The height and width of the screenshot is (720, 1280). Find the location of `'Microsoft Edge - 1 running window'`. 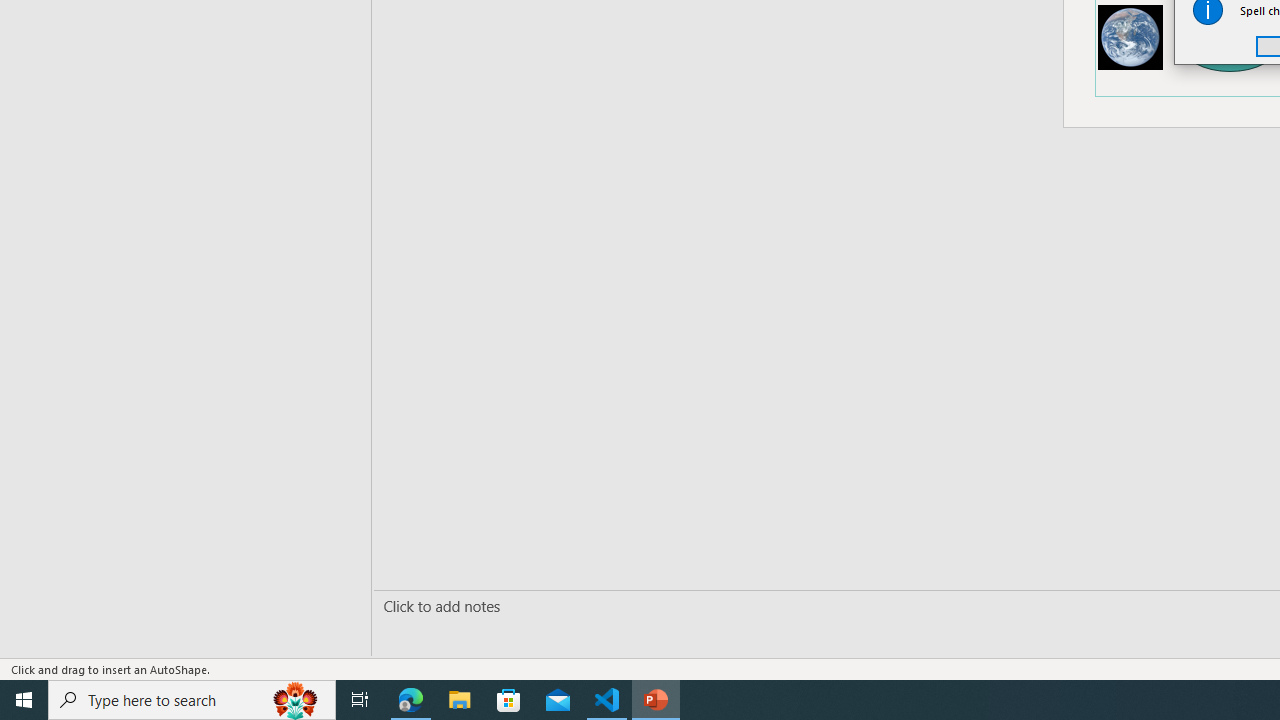

'Microsoft Edge - 1 running window' is located at coordinates (410, 698).